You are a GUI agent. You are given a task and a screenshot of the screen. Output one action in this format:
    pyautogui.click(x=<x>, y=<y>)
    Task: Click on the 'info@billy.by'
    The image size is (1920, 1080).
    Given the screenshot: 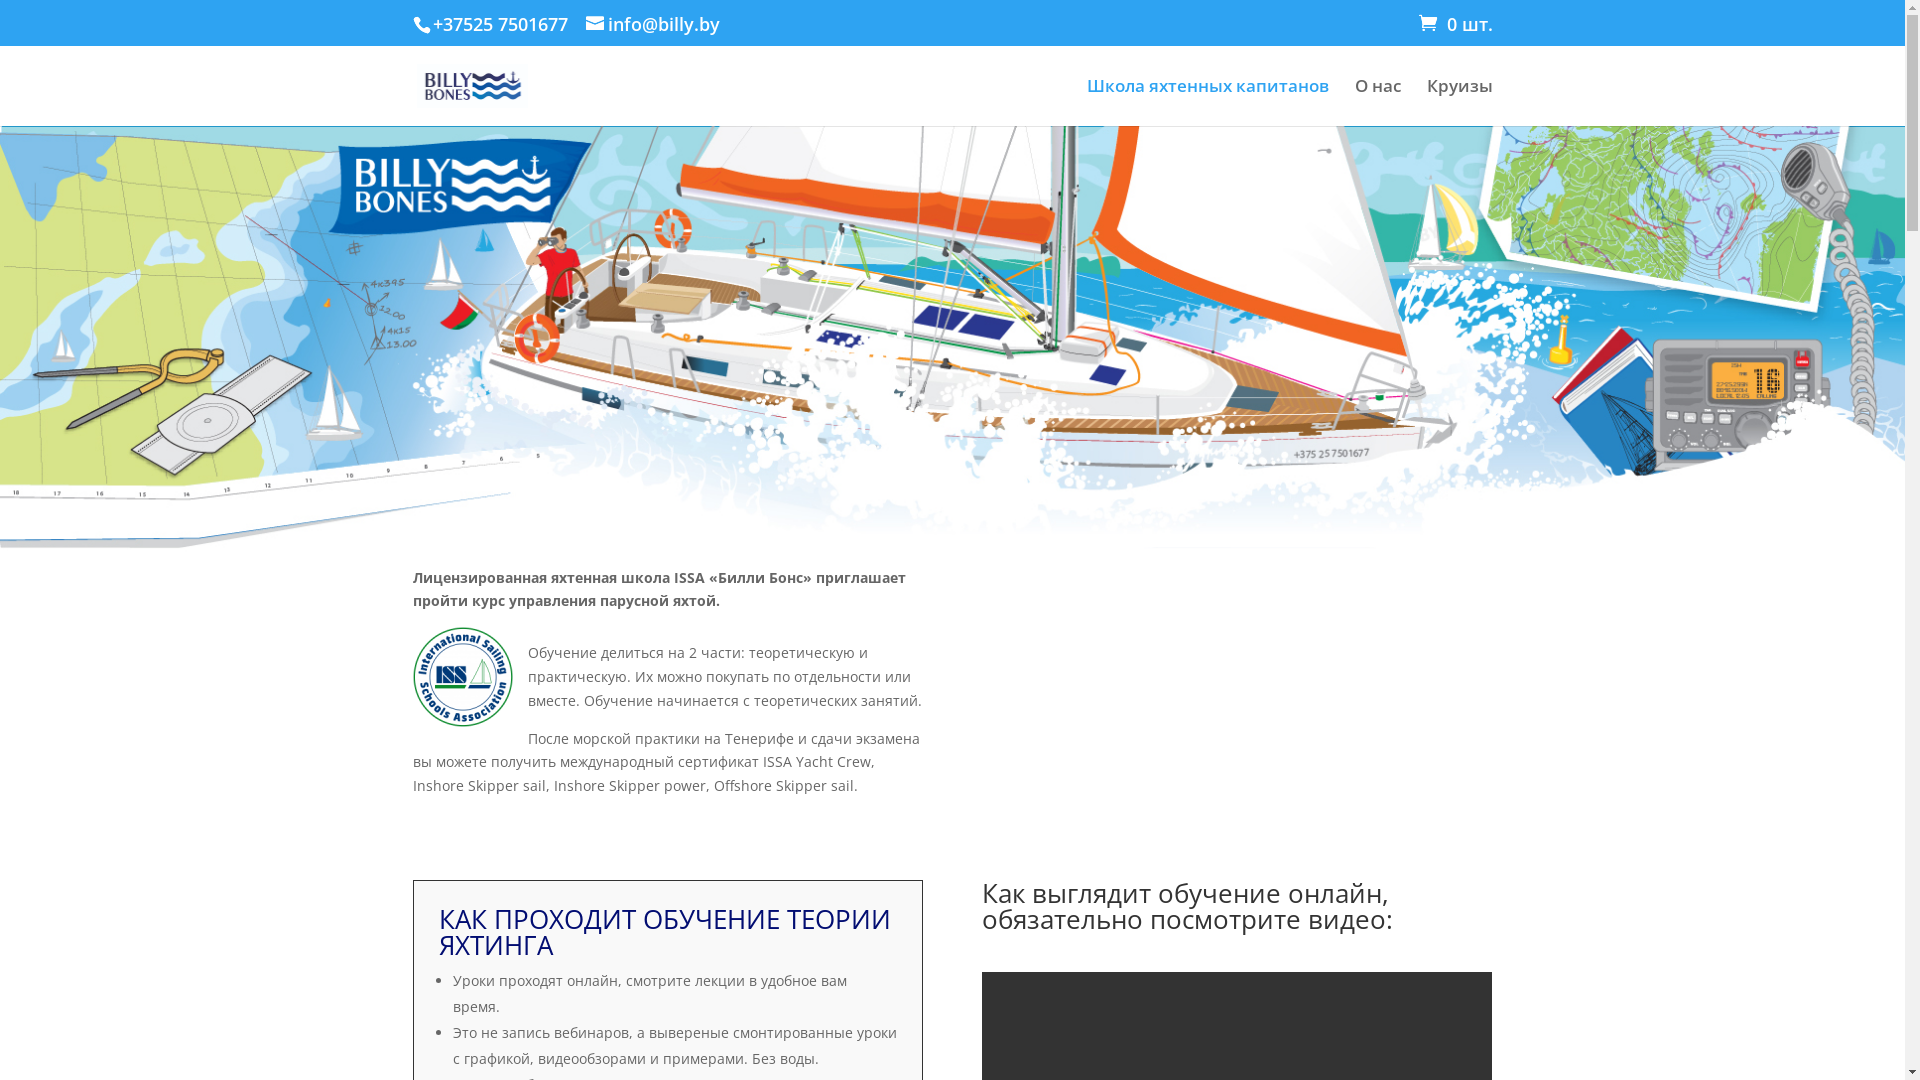 What is the action you would take?
    pyautogui.click(x=652, y=23)
    